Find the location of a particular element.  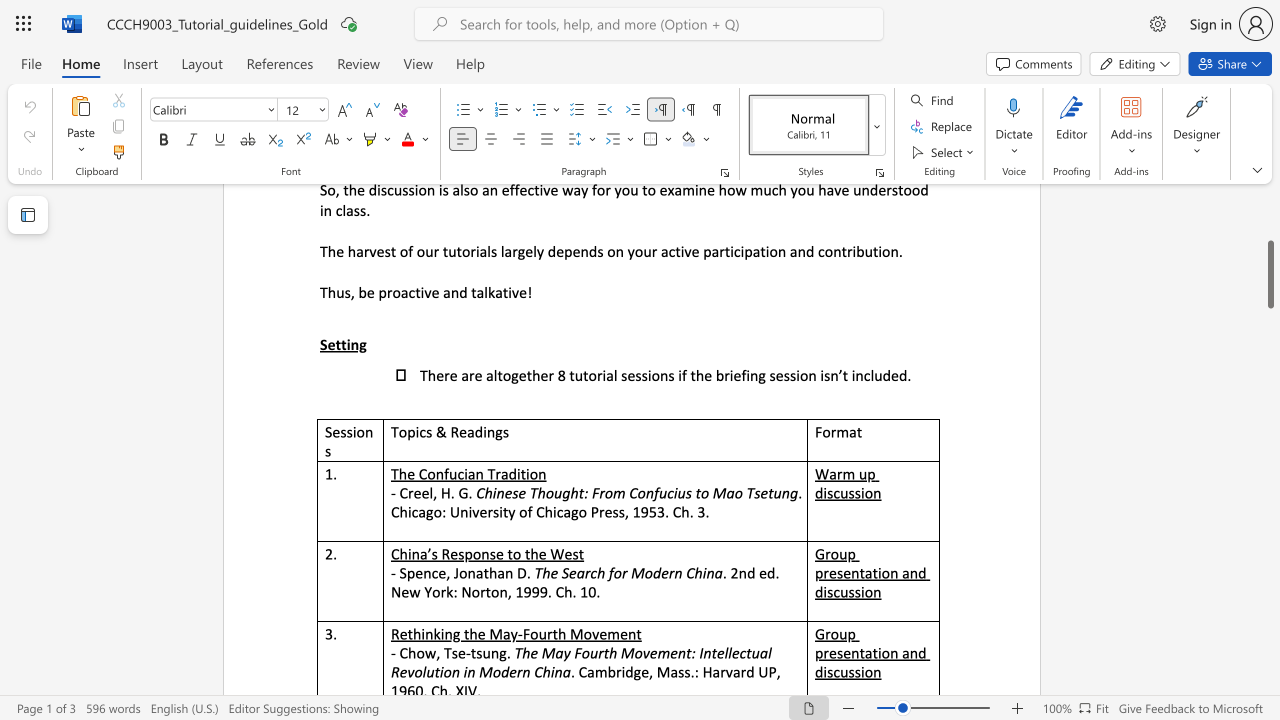

the scrollbar and move up 110 pixels is located at coordinates (1269, 274).